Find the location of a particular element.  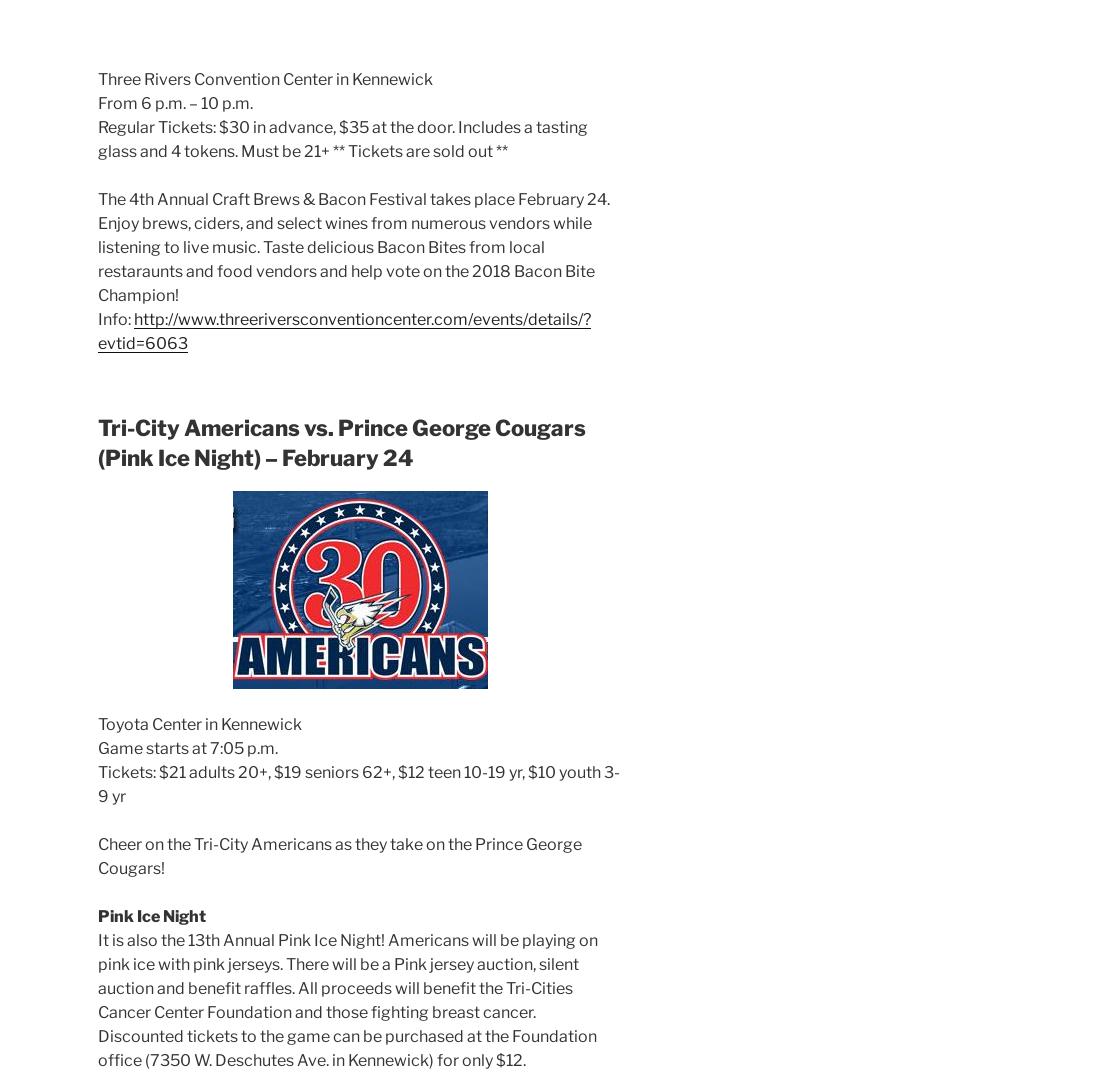

'From 6 p.m. – 10 p.m.' is located at coordinates (174, 102).